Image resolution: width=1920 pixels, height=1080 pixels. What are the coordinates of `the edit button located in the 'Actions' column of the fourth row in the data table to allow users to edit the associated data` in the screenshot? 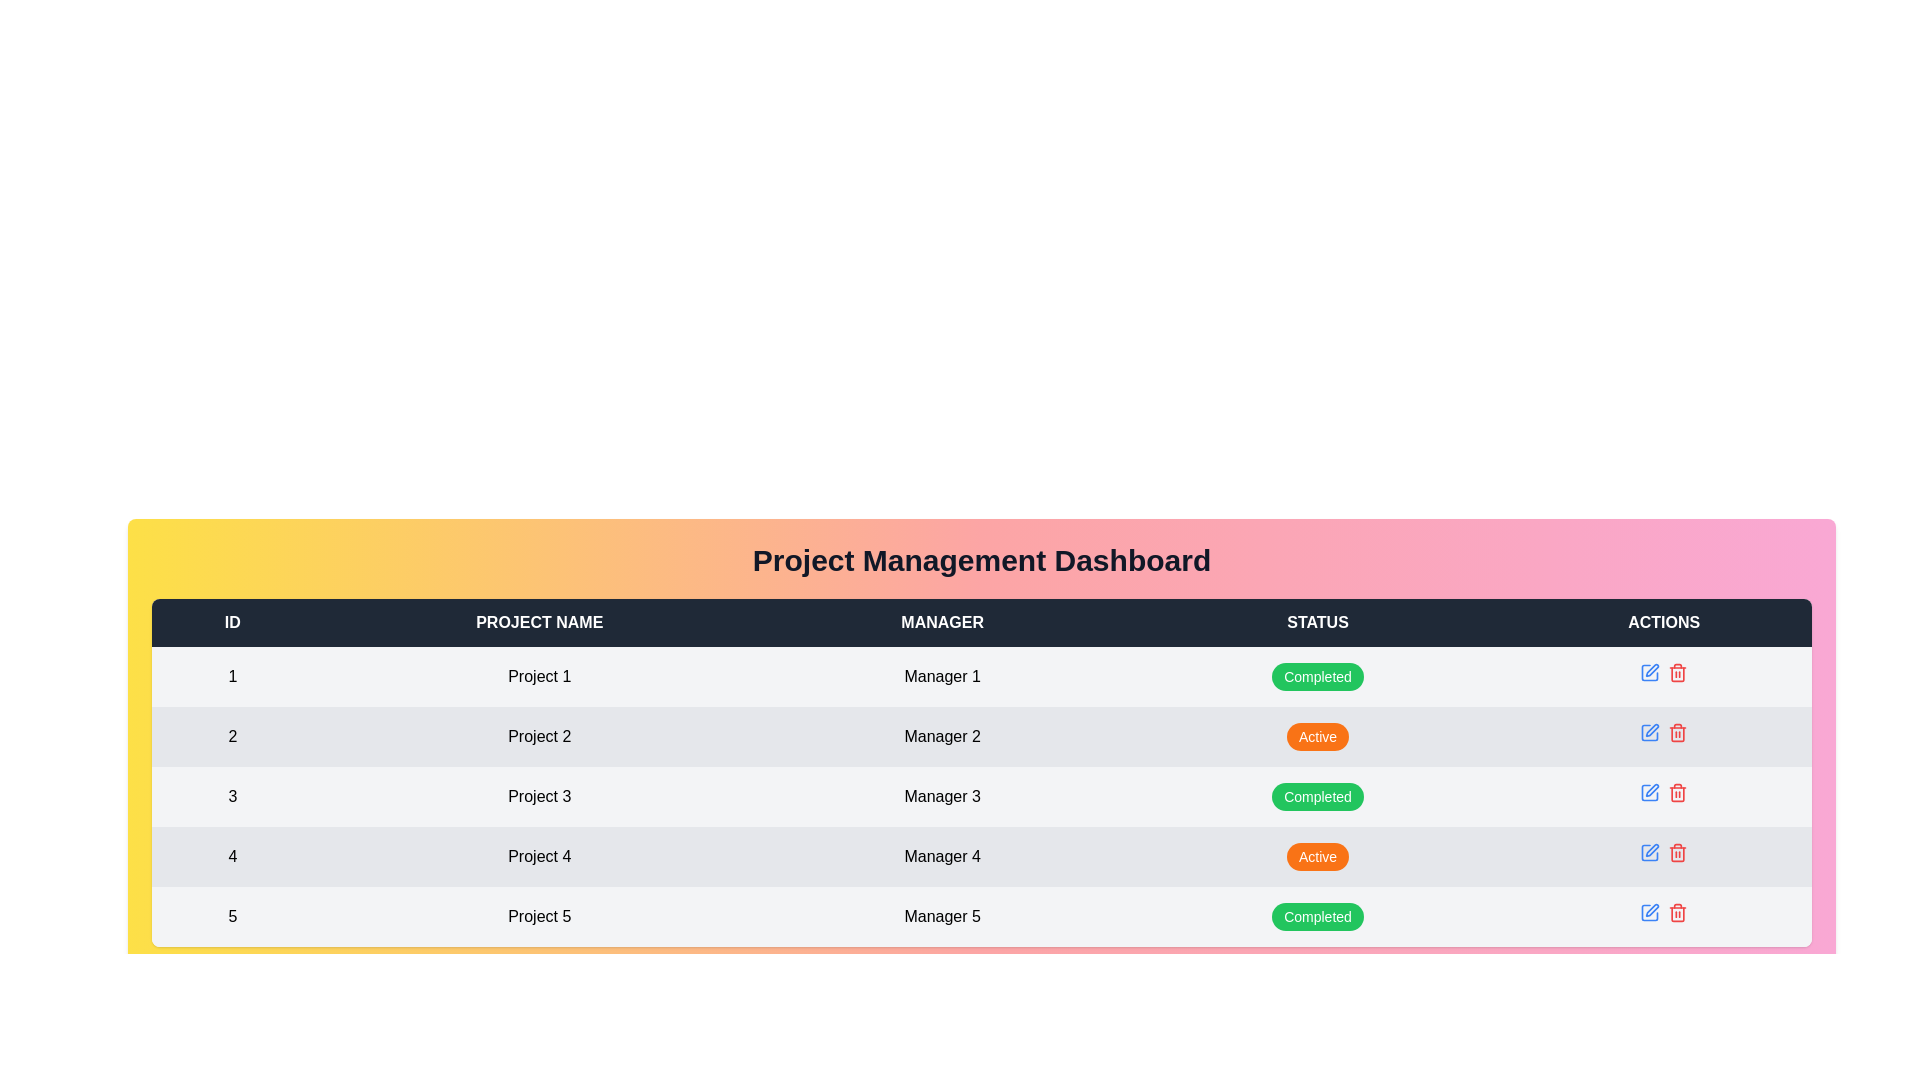 It's located at (1650, 852).